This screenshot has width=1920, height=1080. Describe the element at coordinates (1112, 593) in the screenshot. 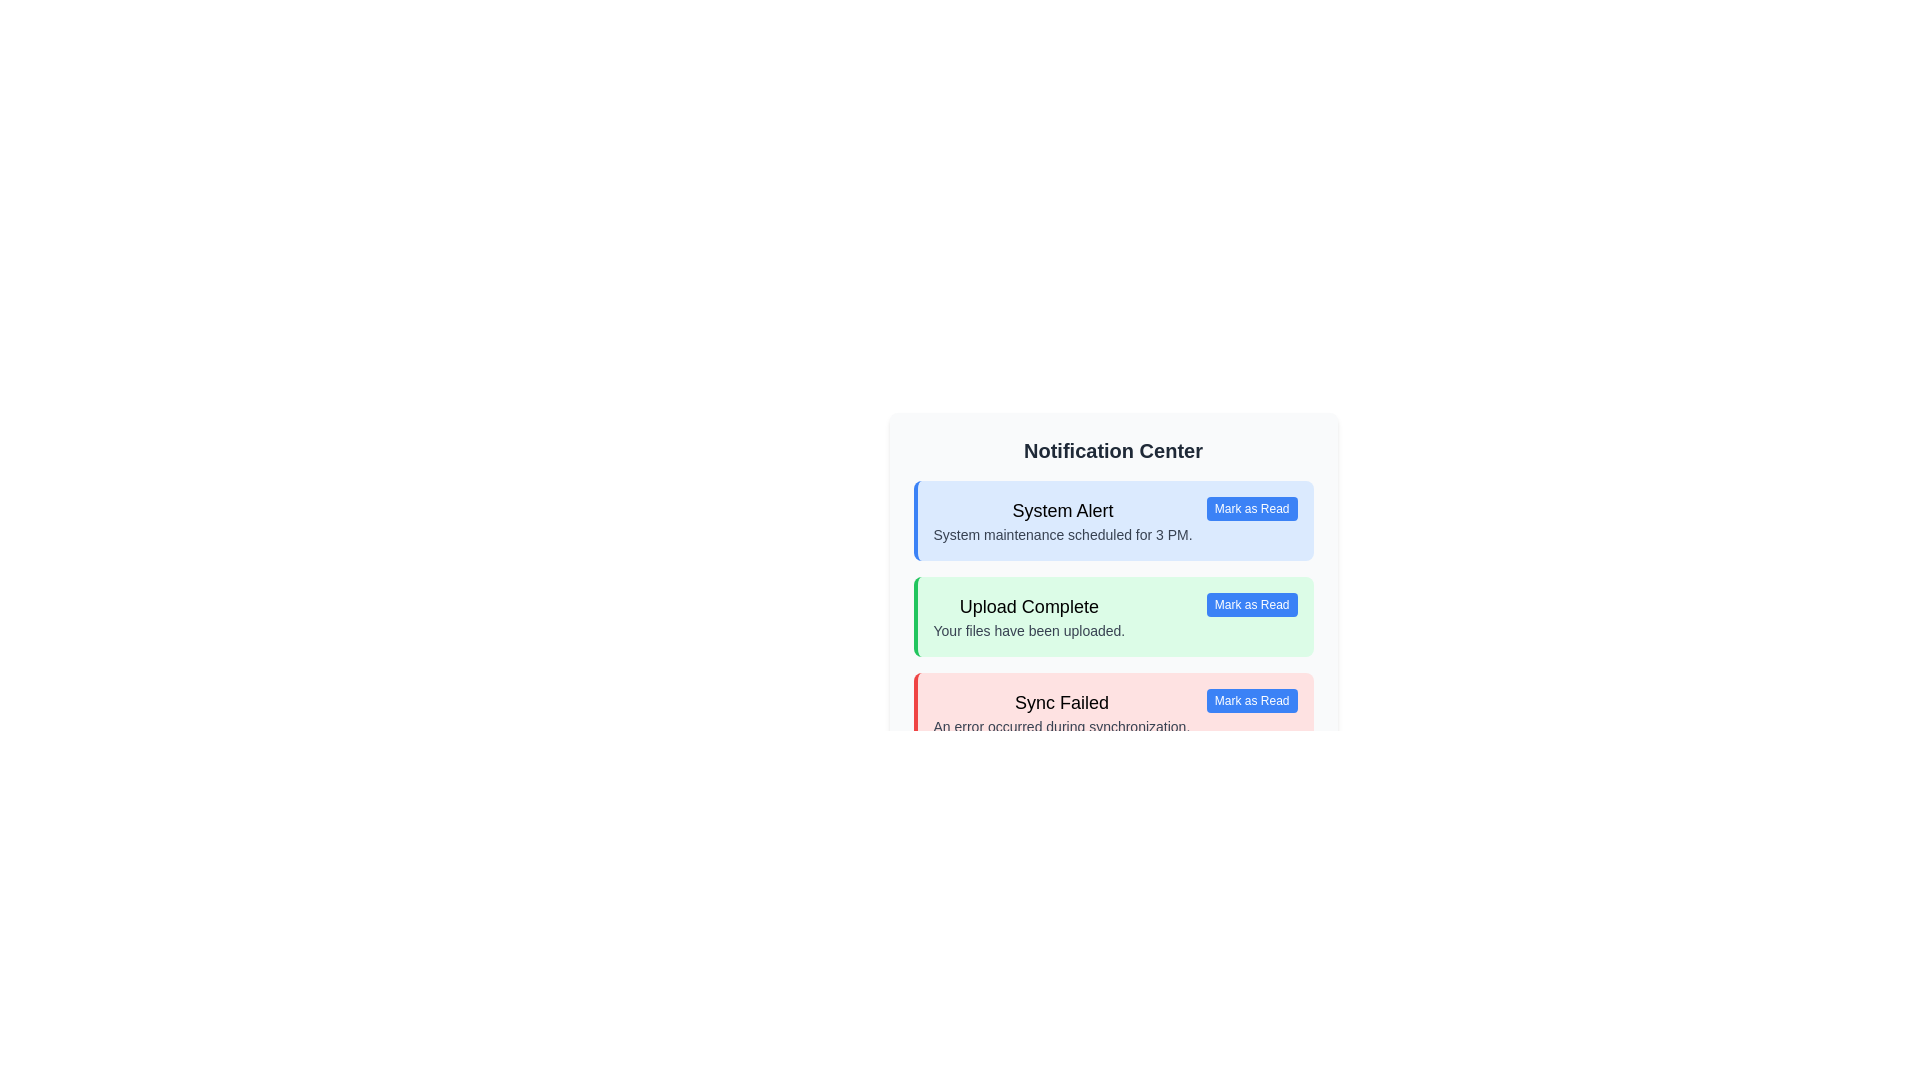

I see `the second notification item in the Notification Center to focus on the successful upload notification` at that location.